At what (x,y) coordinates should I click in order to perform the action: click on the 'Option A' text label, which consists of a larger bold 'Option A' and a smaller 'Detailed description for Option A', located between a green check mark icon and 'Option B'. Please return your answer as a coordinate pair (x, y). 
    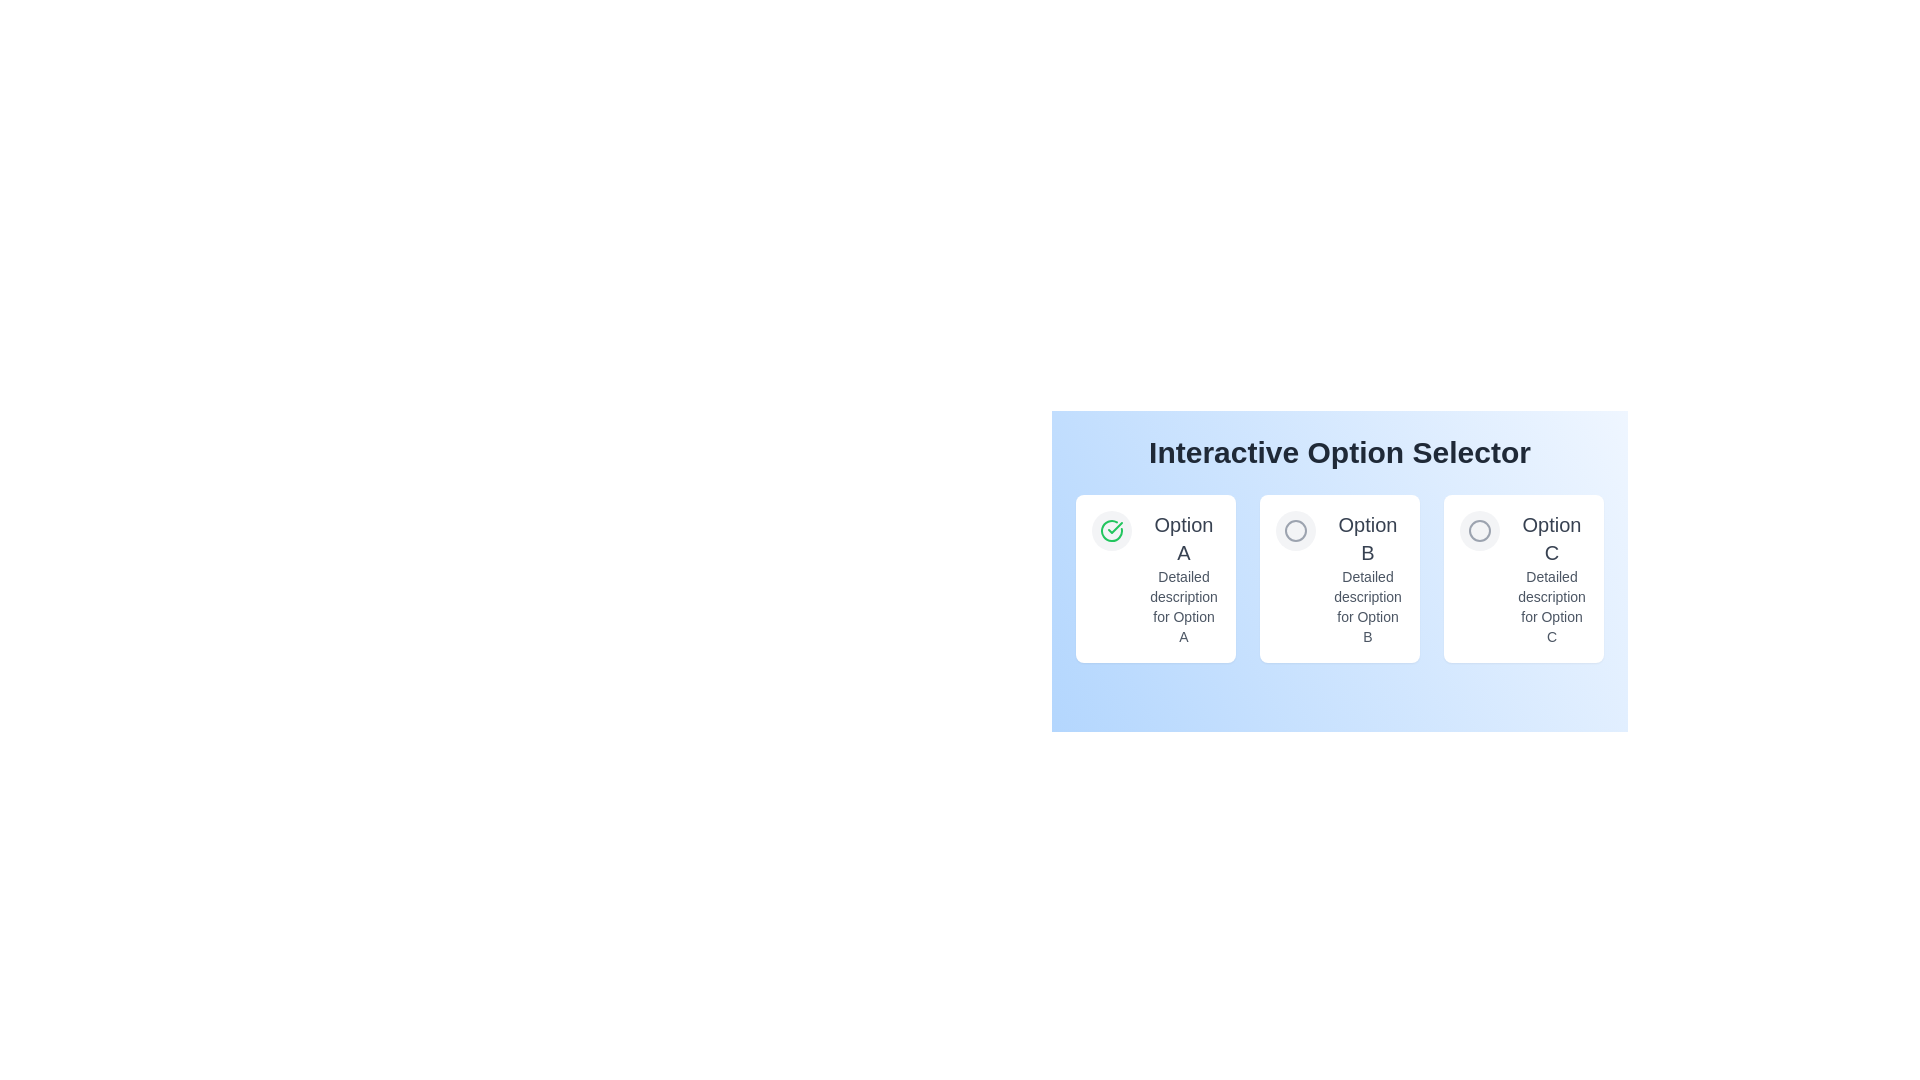
    Looking at the image, I should click on (1184, 578).